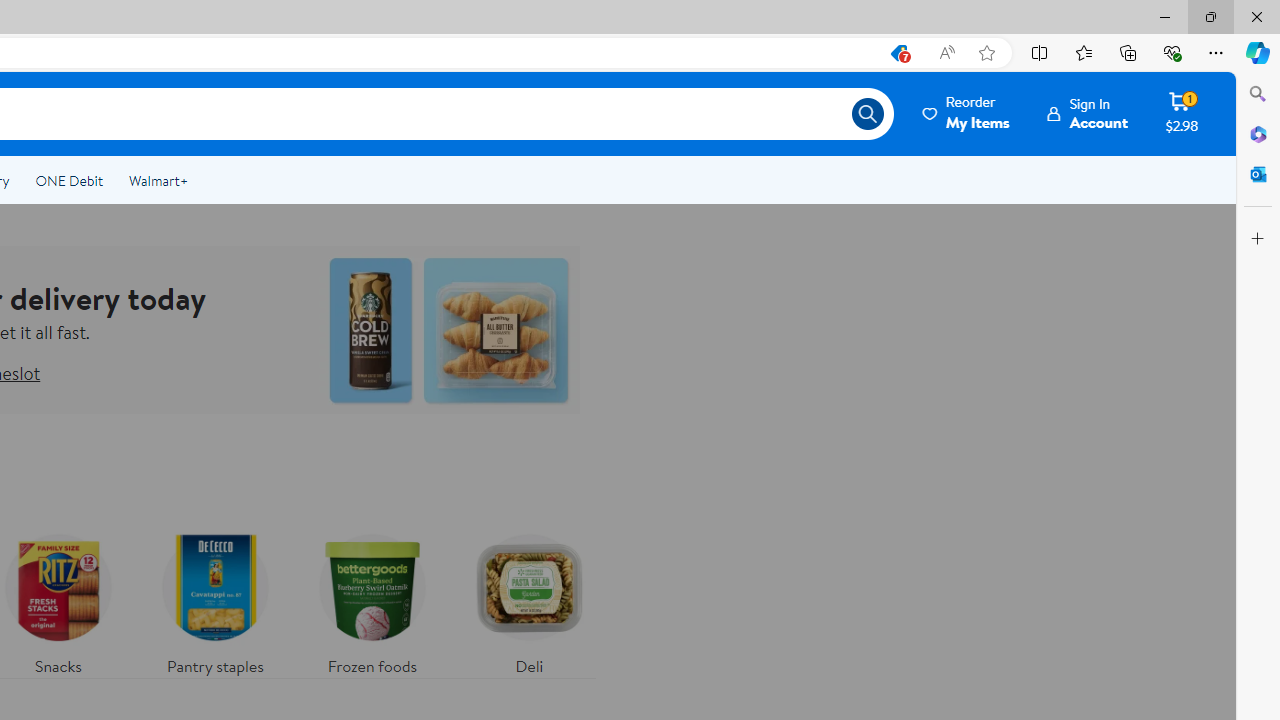  What do you see at coordinates (1182, 113) in the screenshot?
I see `'Cart contains 1 item Total Amount $2.98'` at bounding box center [1182, 113].